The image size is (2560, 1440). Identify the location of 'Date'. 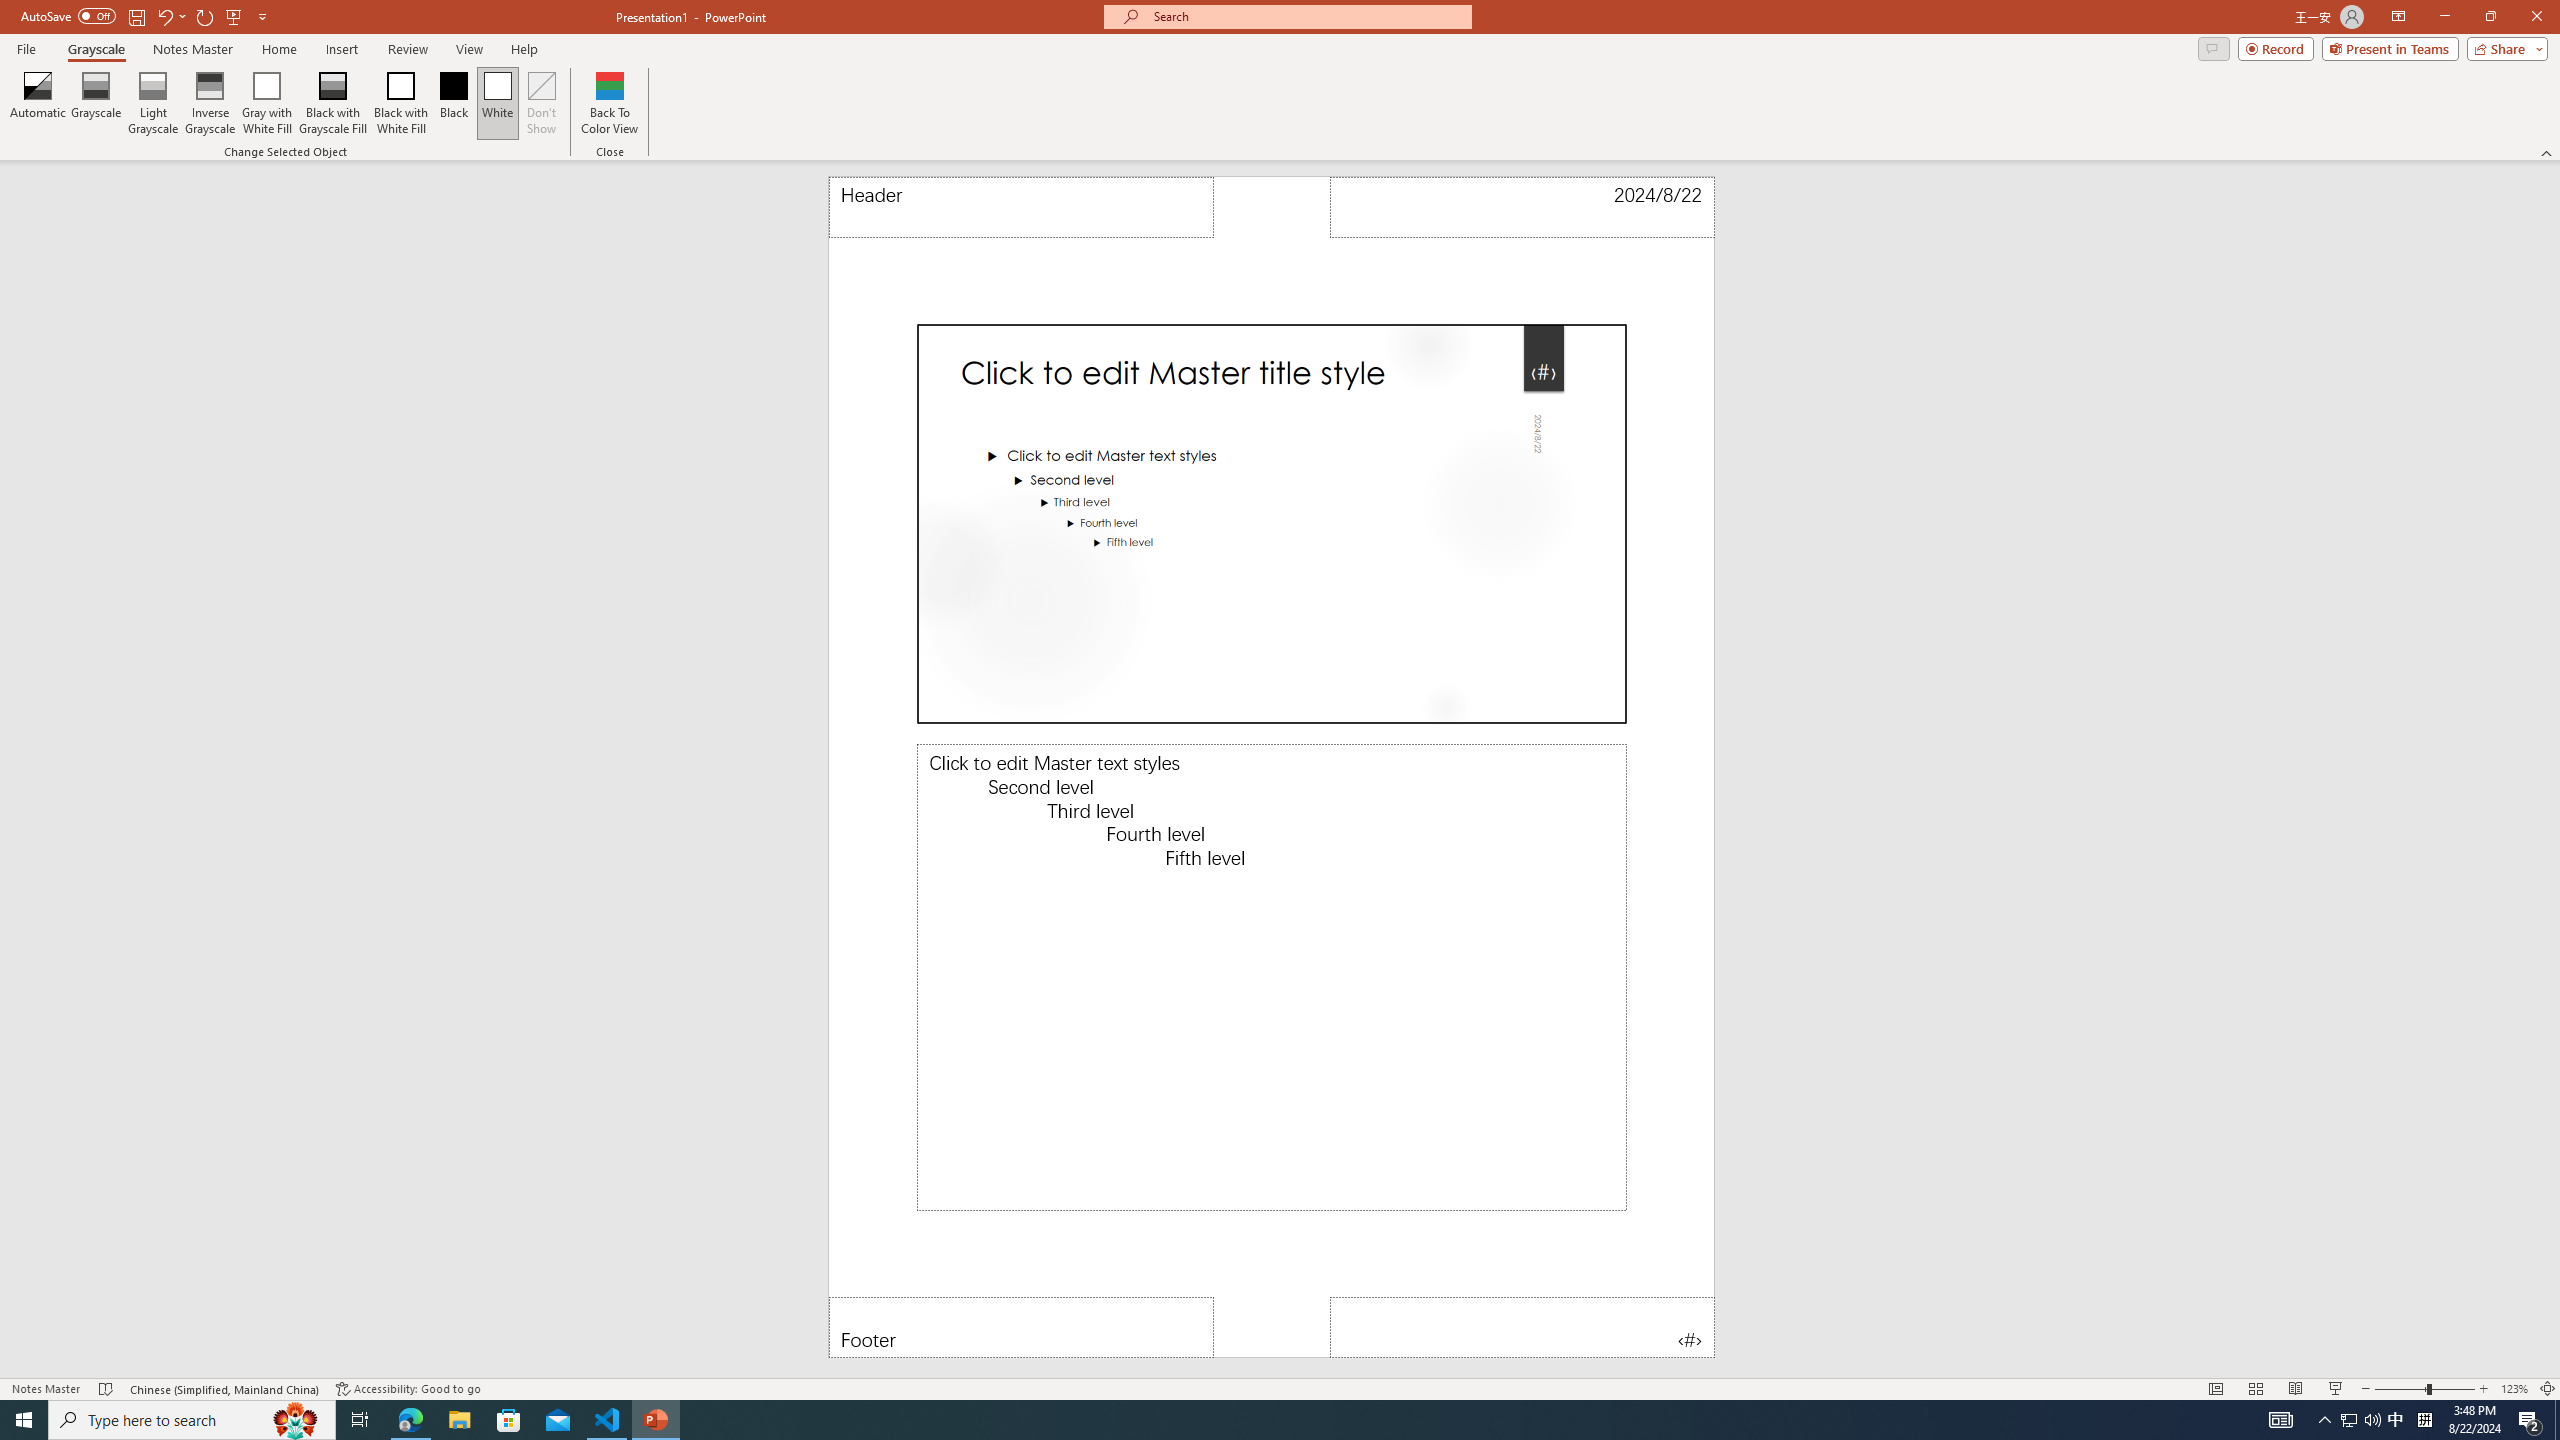
(1522, 206).